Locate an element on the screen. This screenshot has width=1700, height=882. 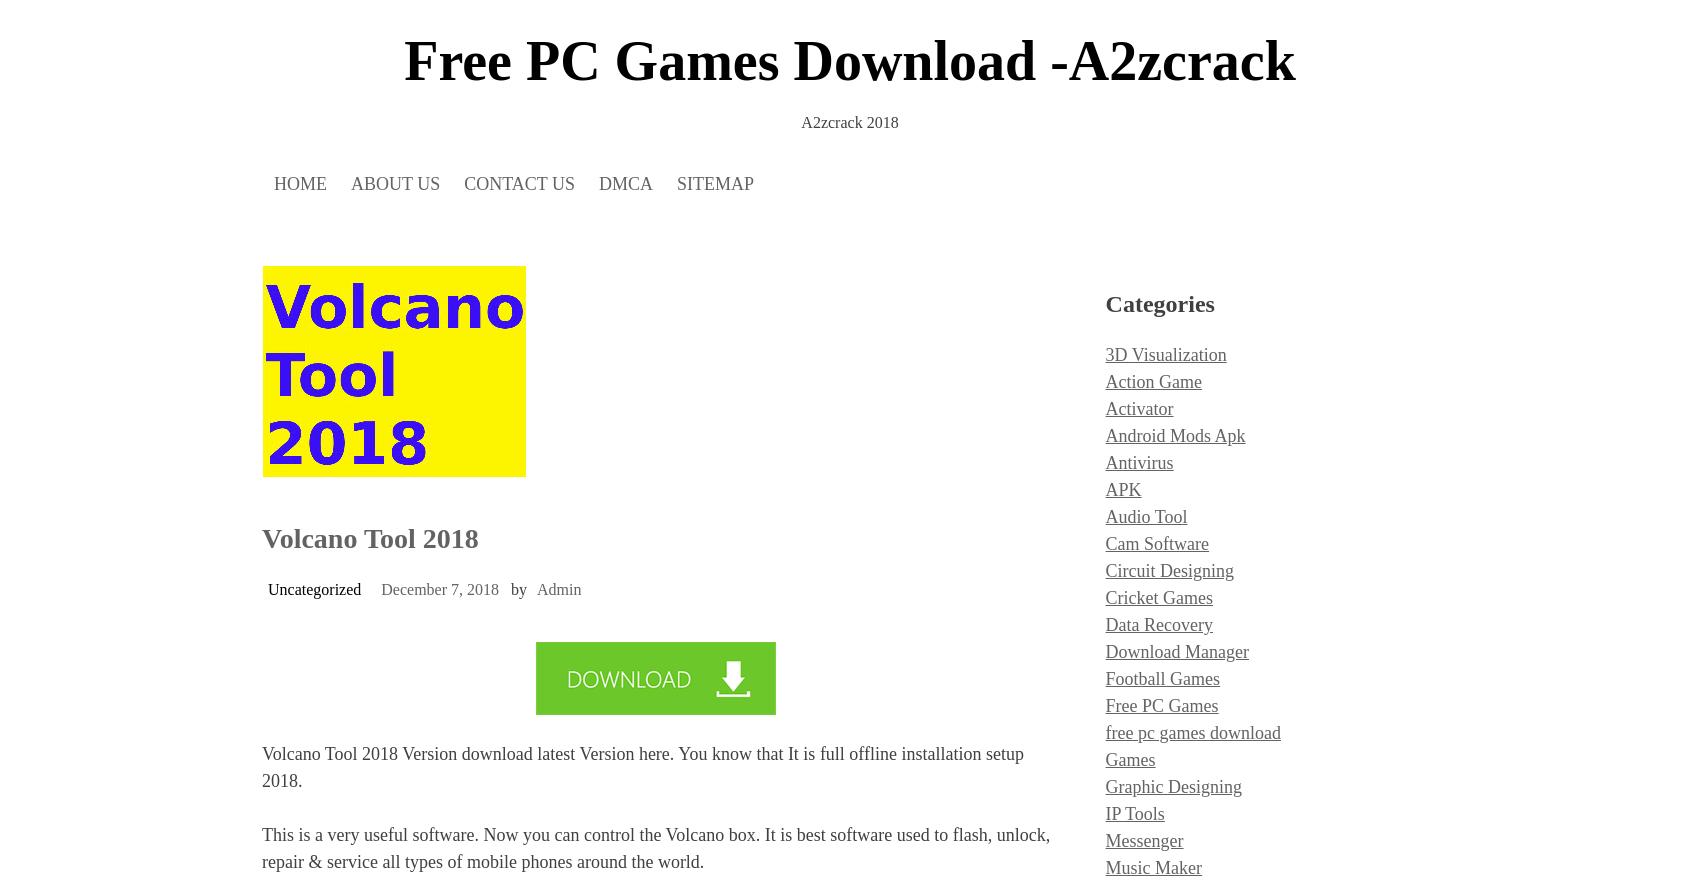
'Web Design Tools' is located at coordinates (1105, 496).